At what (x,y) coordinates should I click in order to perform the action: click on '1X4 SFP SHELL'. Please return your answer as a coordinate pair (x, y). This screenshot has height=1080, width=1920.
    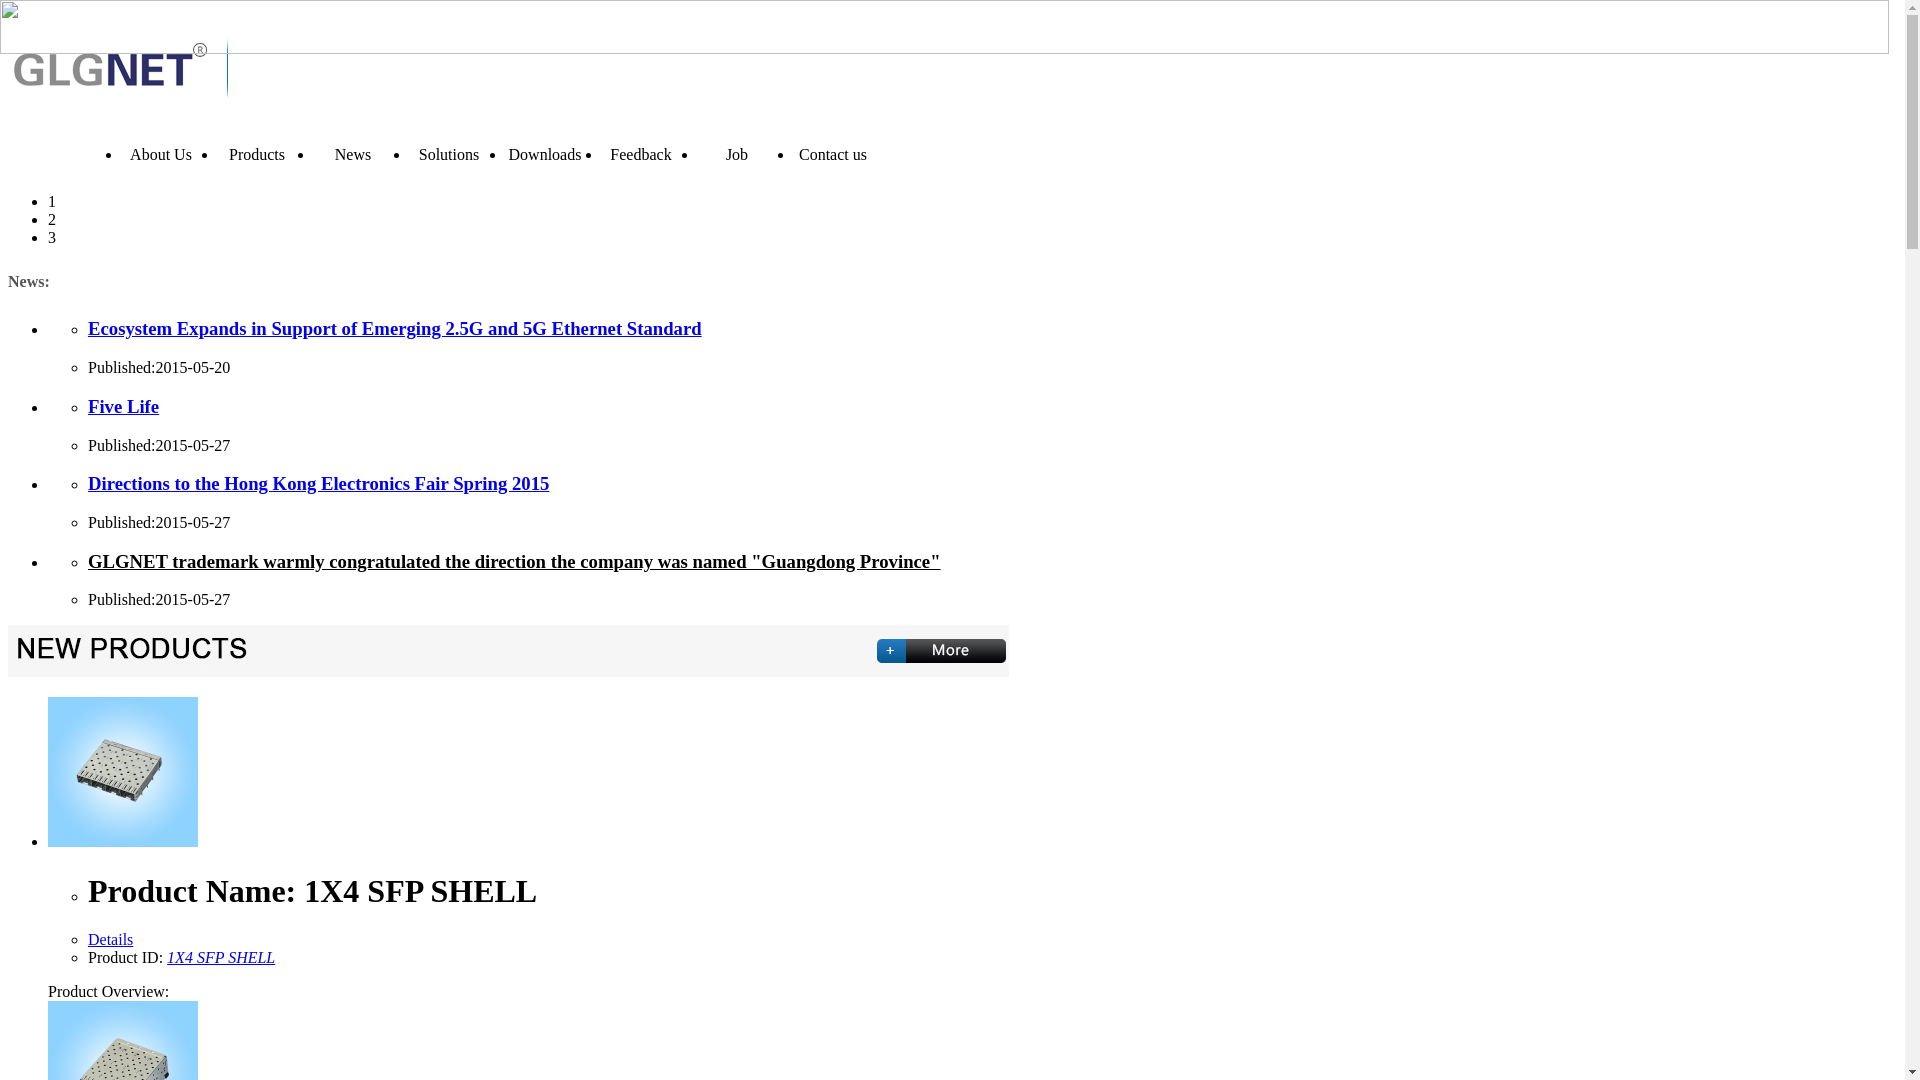
    Looking at the image, I should click on (220, 956).